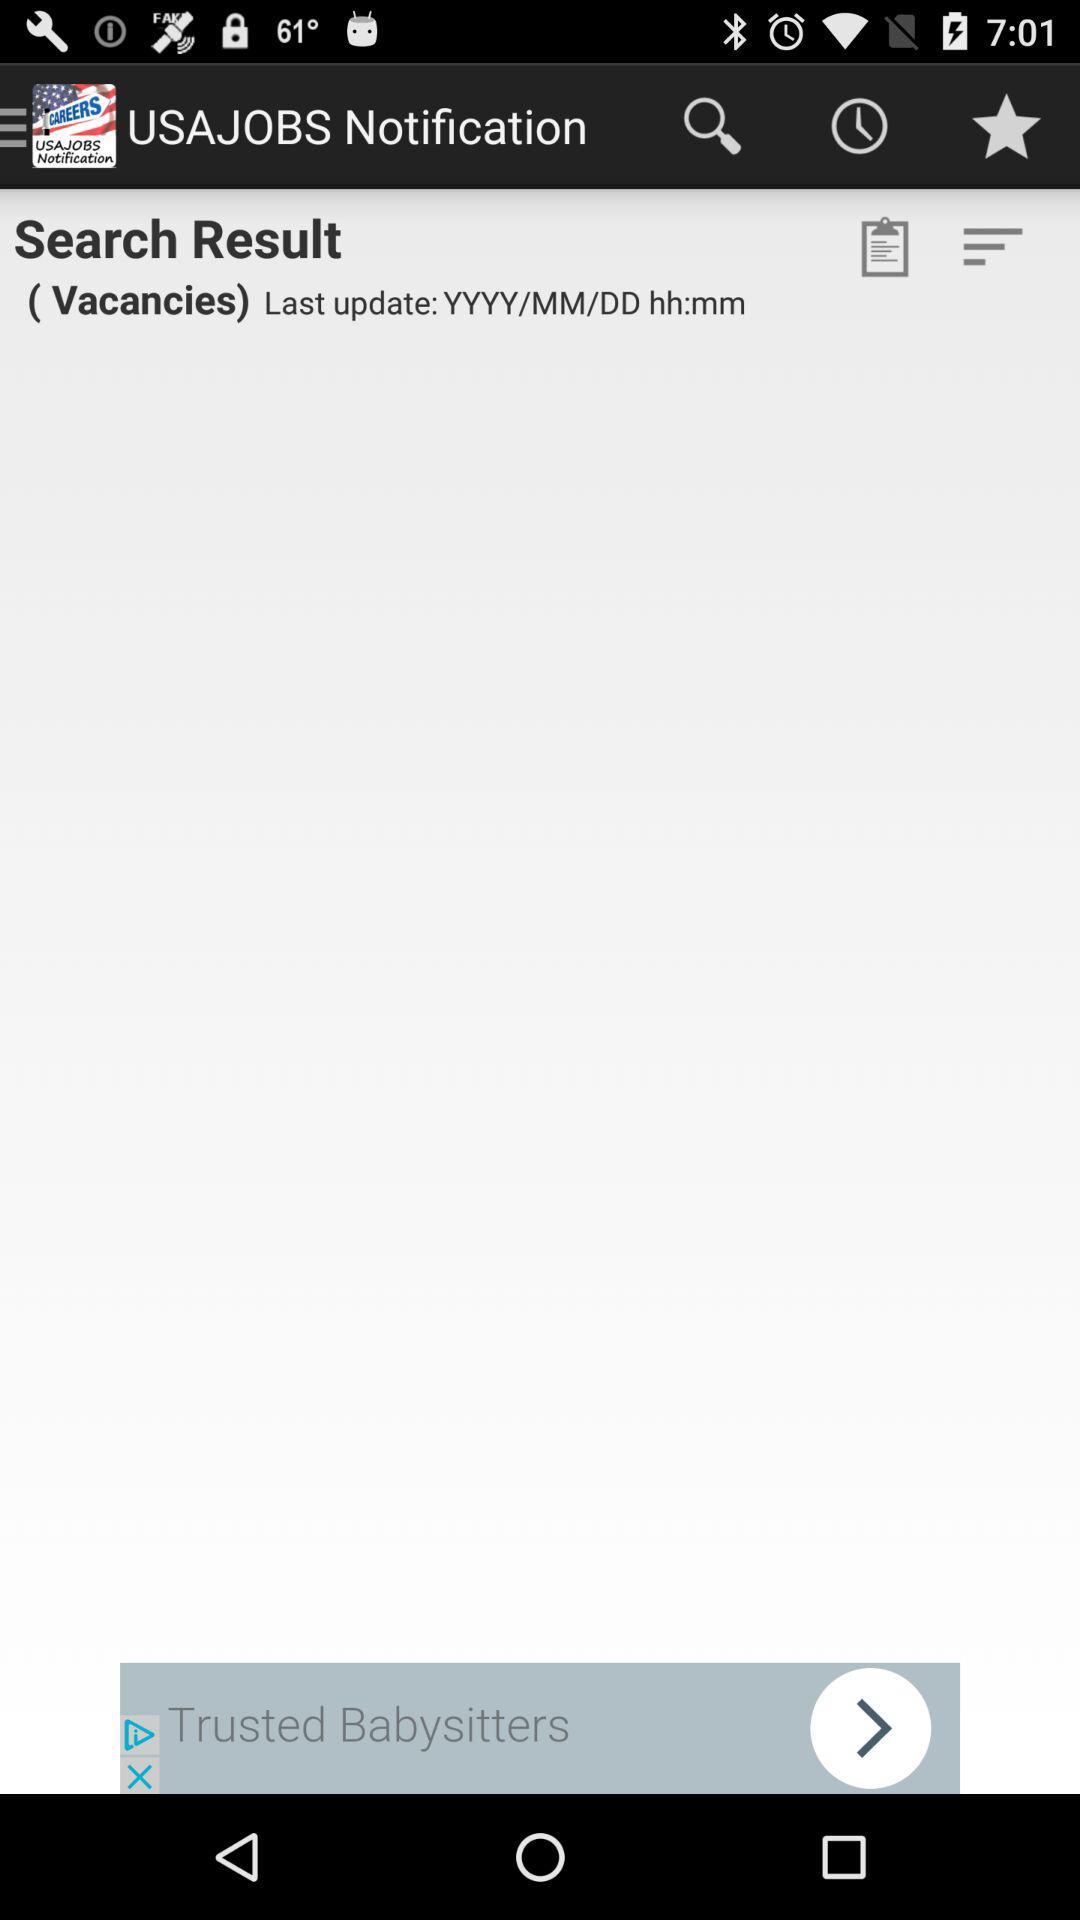  I want to click on the filter_list icon, so click(992, 251).